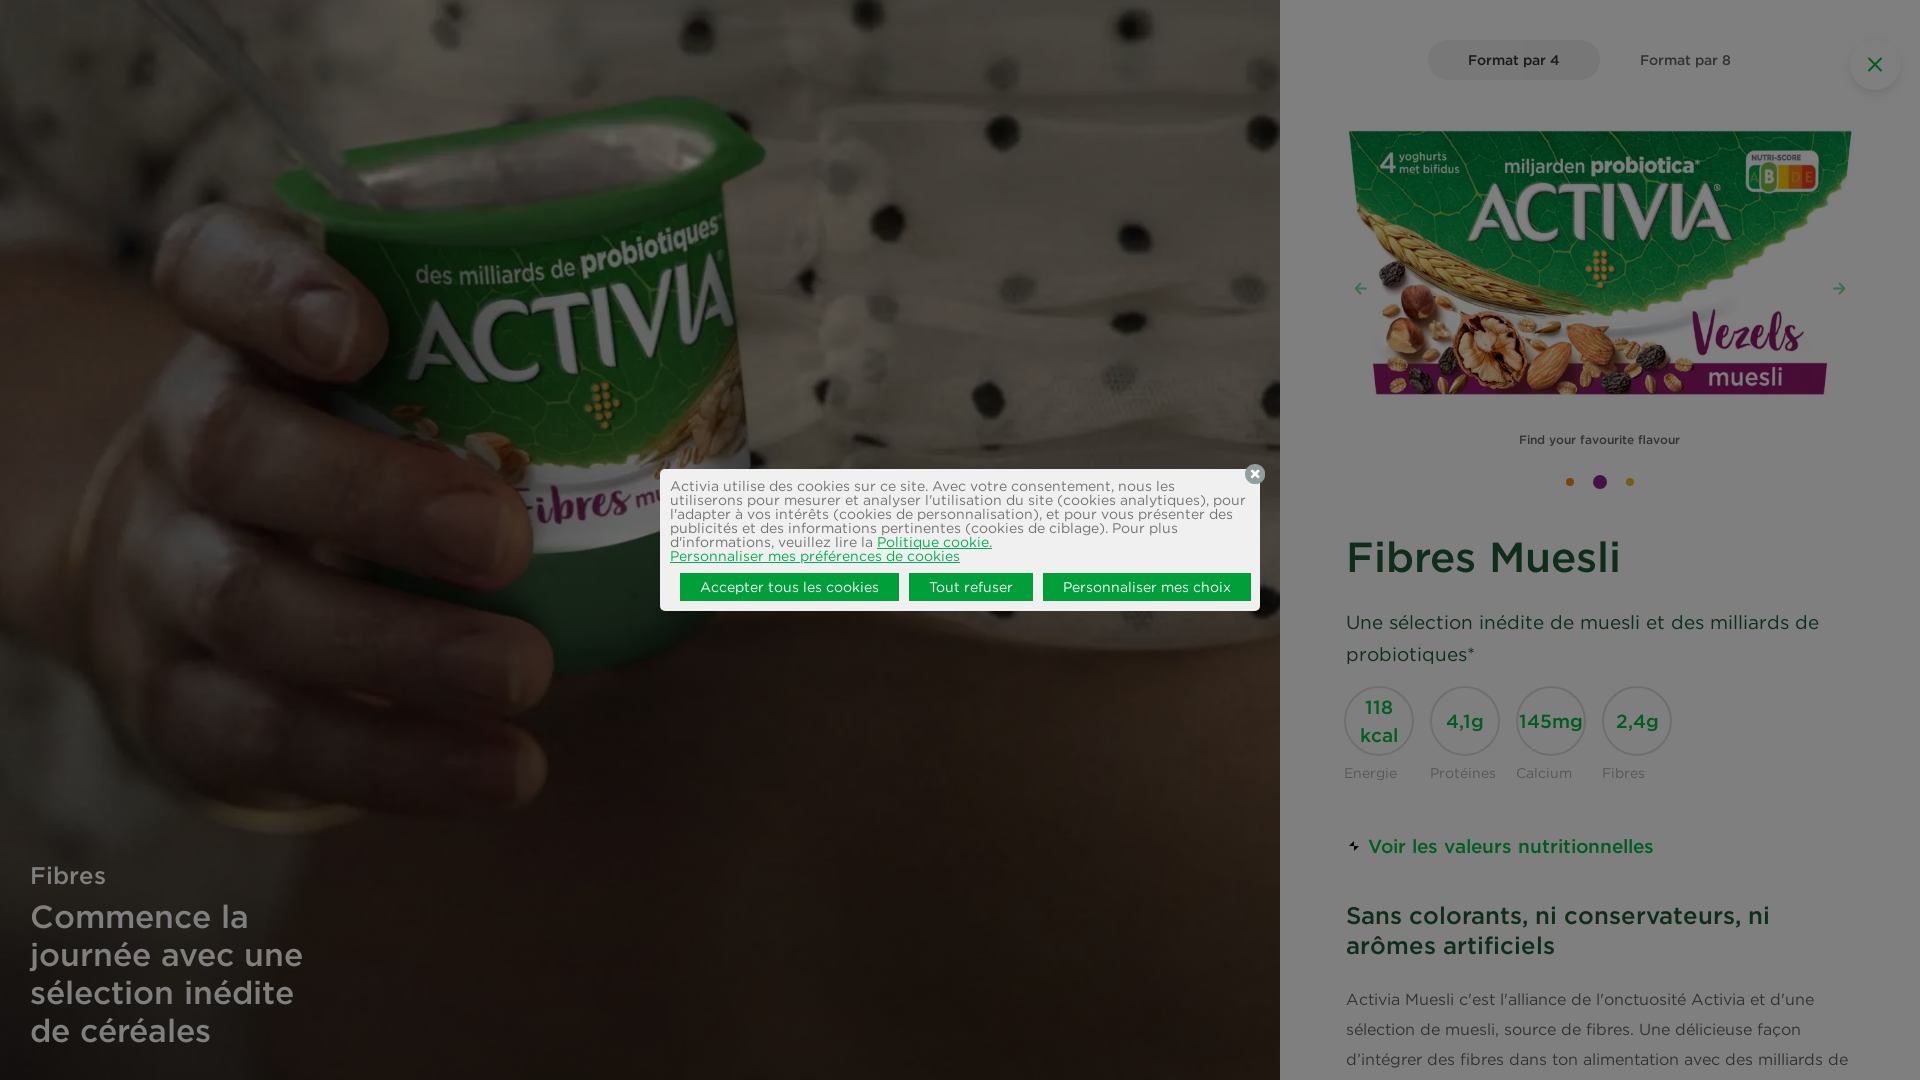 This screenshot has width=1920, height=1080. What do you see at coordinates (1499, 845) in the screenshot?
I see `'Voir les valeurs nutritionnelles'` at bounding box center [1499, 845].